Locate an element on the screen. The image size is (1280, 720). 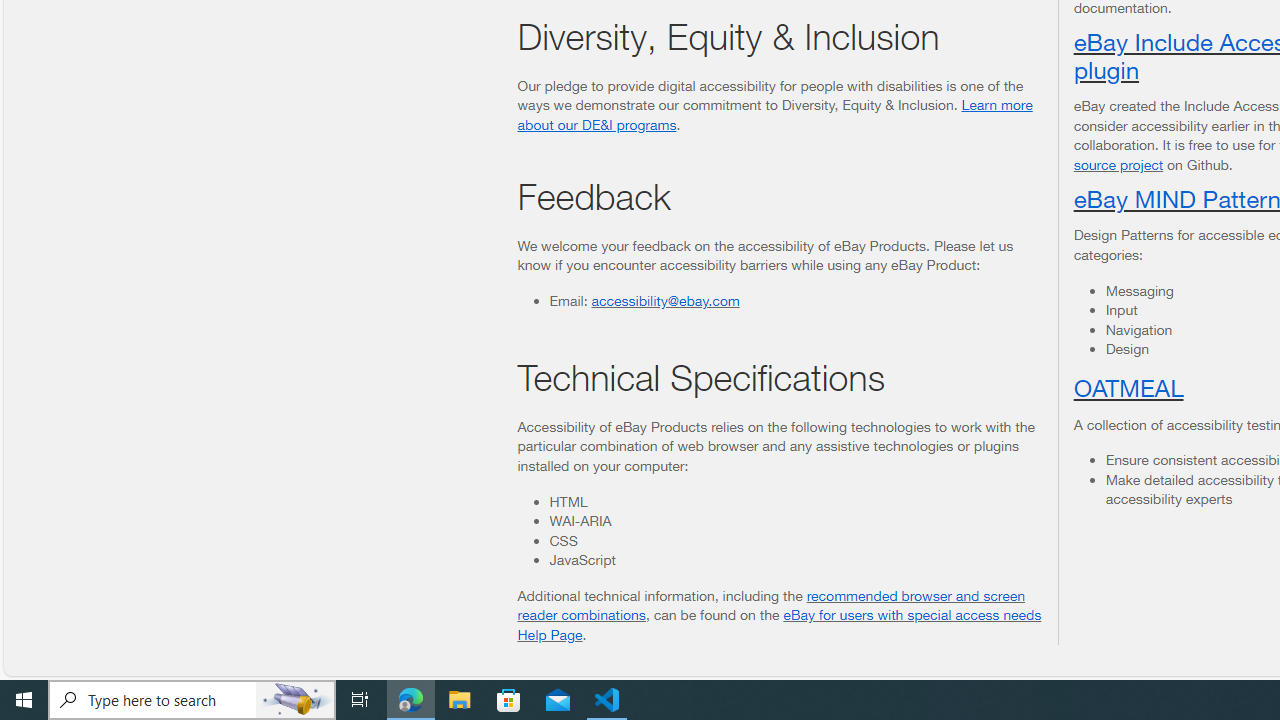
'OATMEAL' is located at coordinates (1128, 387).